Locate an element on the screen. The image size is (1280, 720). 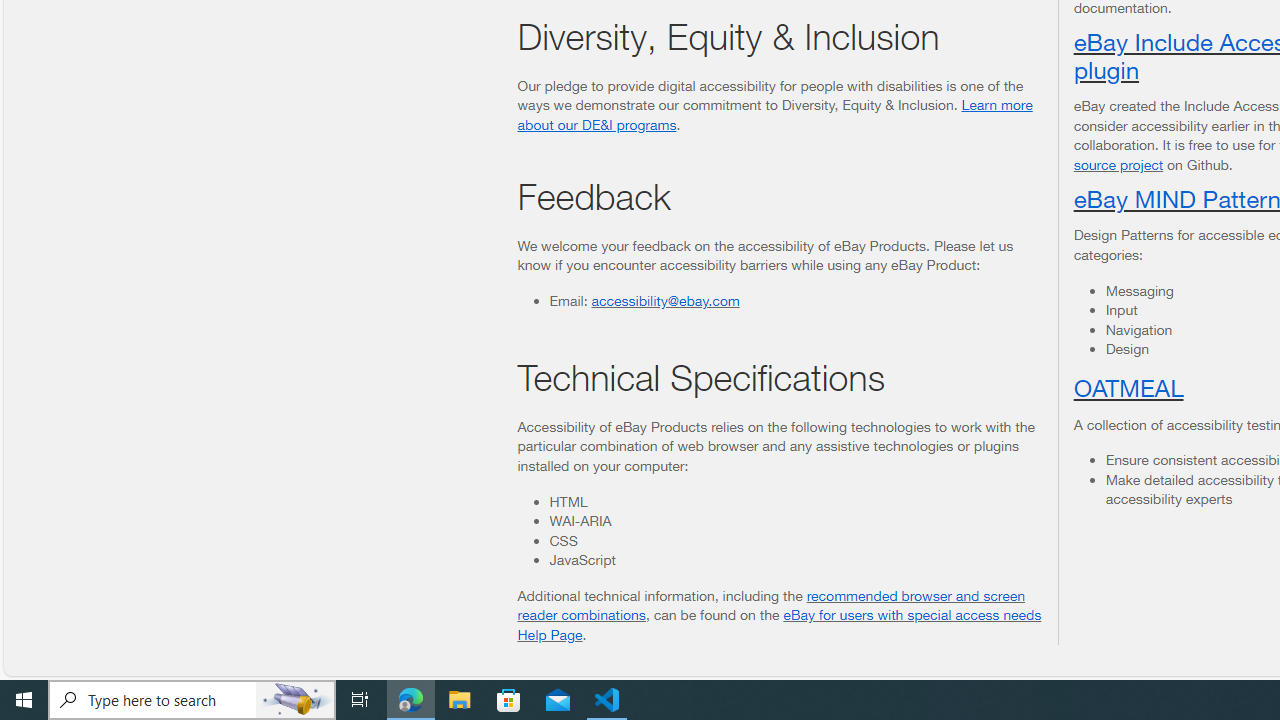
'OATMEAL' is located at coordinates (1128, 387).